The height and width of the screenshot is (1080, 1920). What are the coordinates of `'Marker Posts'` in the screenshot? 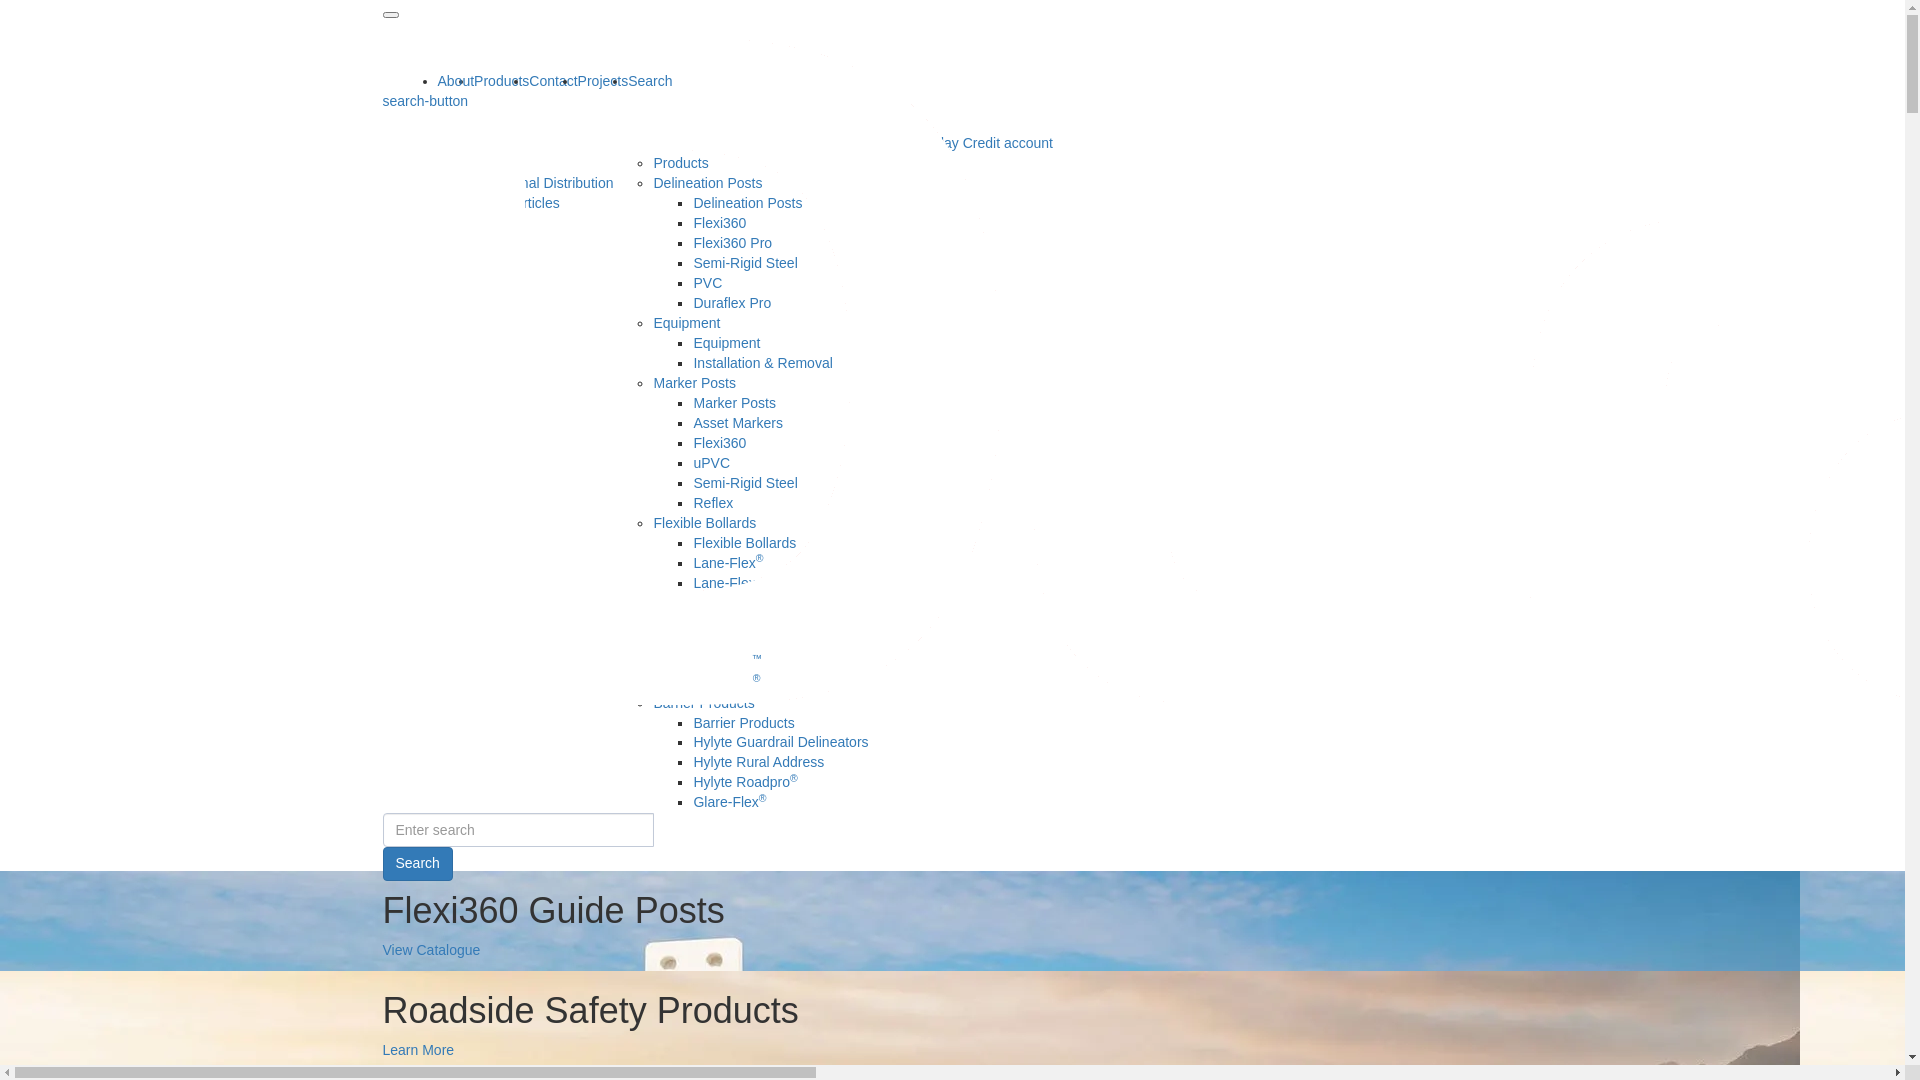 It's located at (652, 382).